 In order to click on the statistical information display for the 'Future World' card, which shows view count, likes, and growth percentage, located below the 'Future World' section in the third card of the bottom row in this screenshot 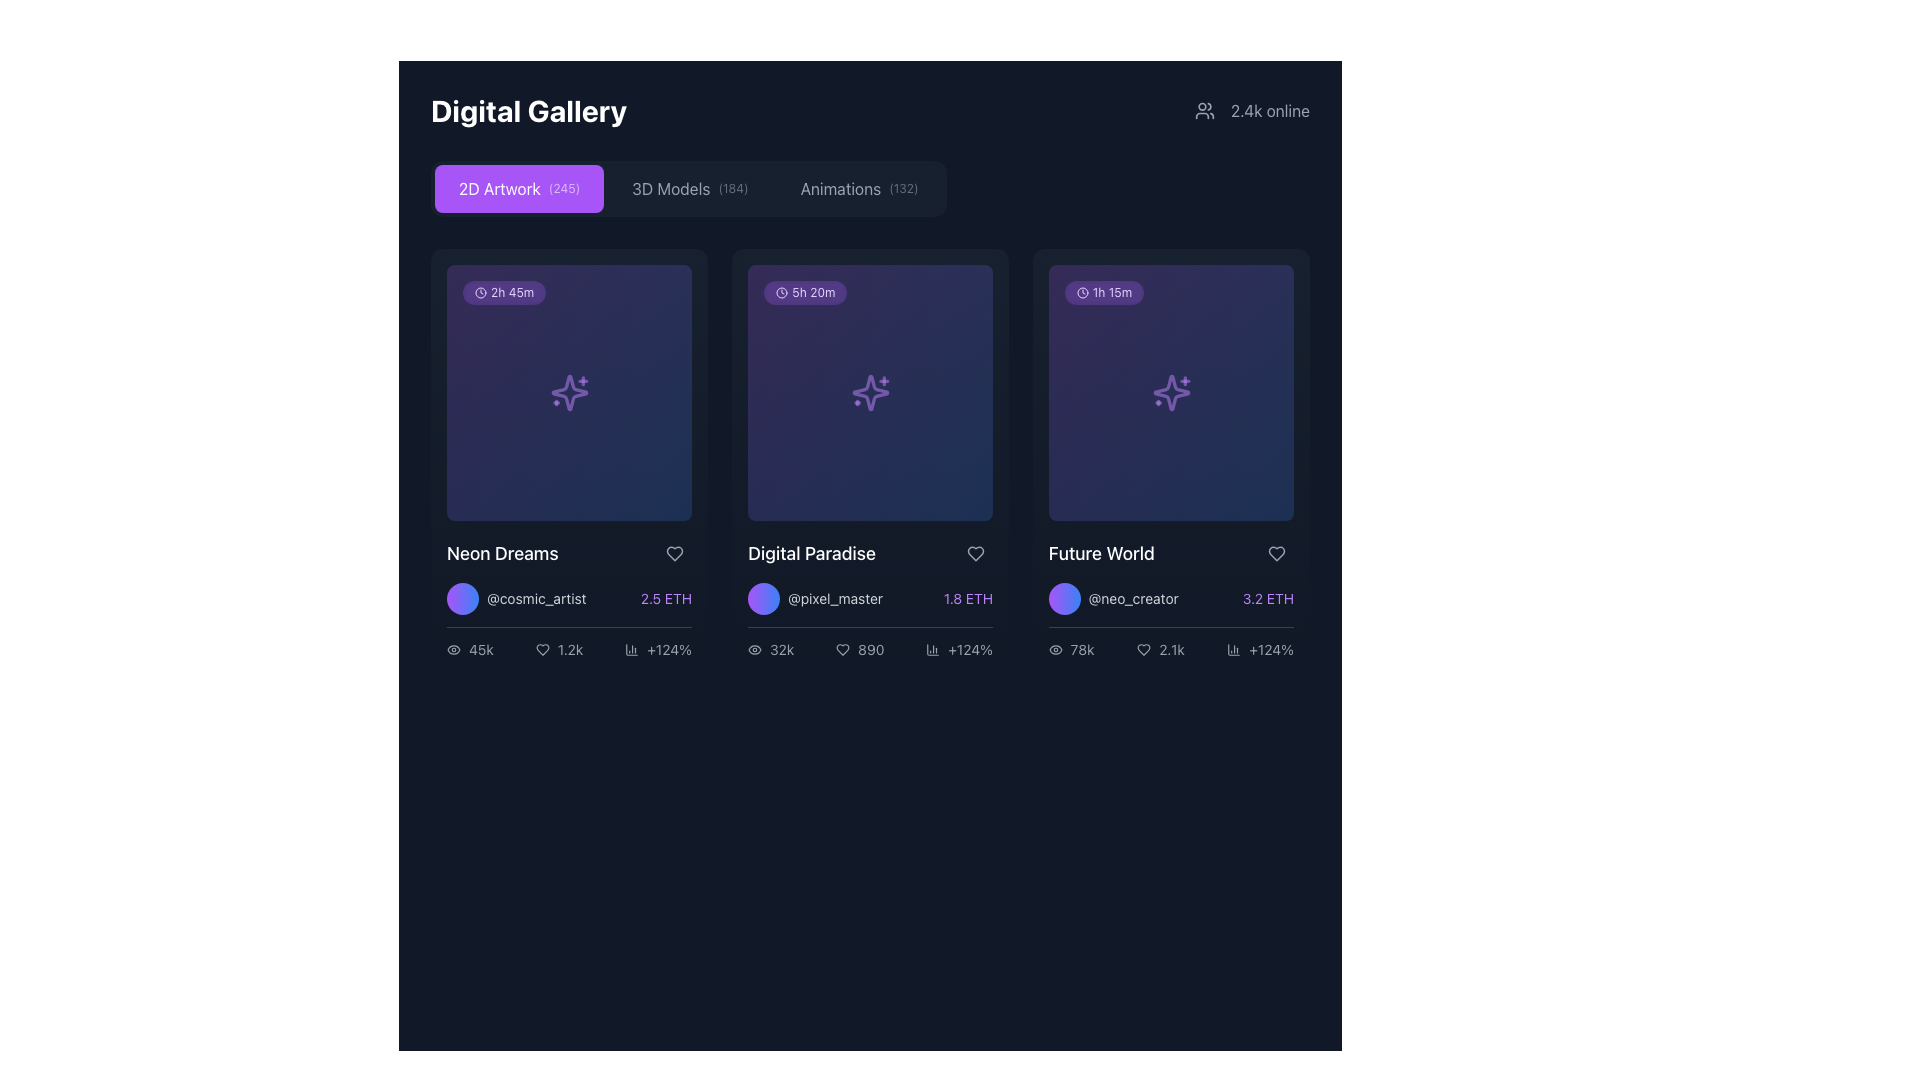, I will do `click(1171, 643)`.